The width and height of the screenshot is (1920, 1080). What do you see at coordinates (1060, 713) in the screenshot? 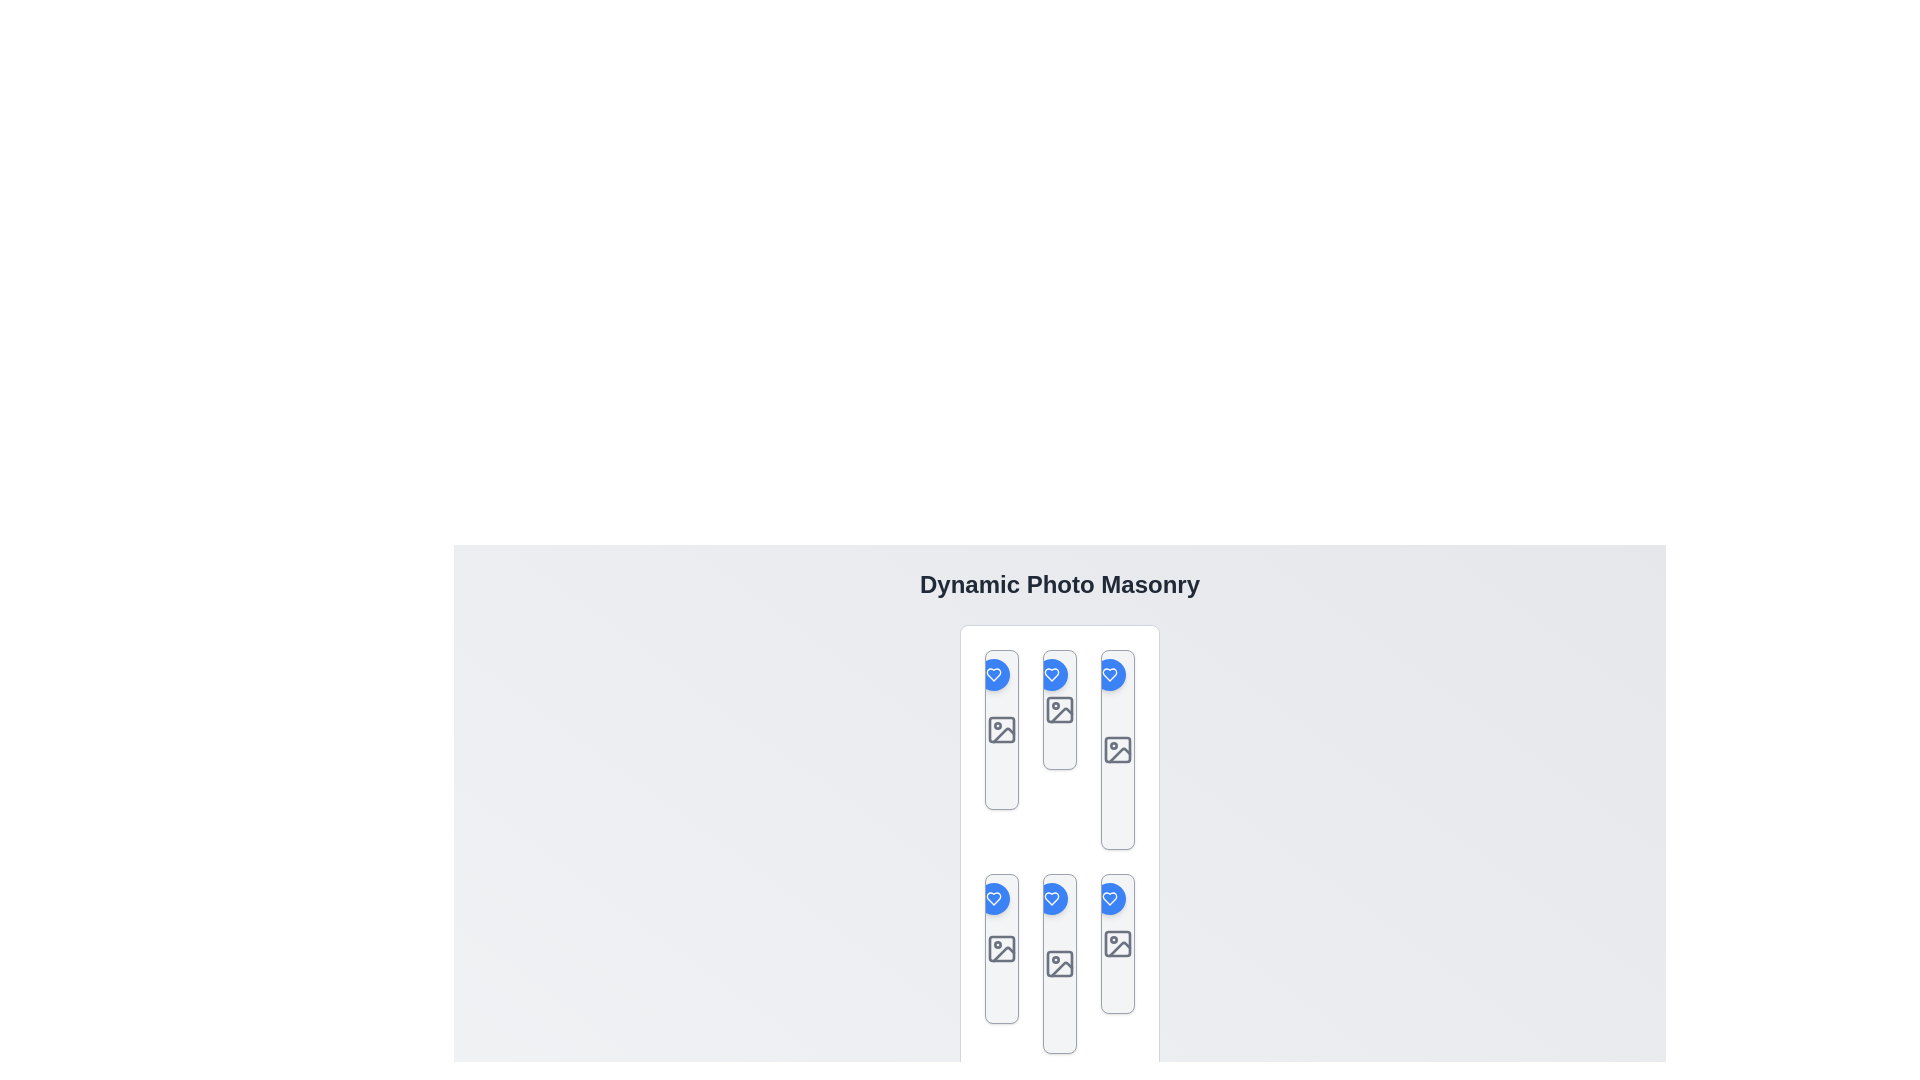
I see `the vector graphic icon located in the second column of the top row, which features a heart and a crossed-out image symbol, to indicate image-related actions` at bounding box center [1060, 713].